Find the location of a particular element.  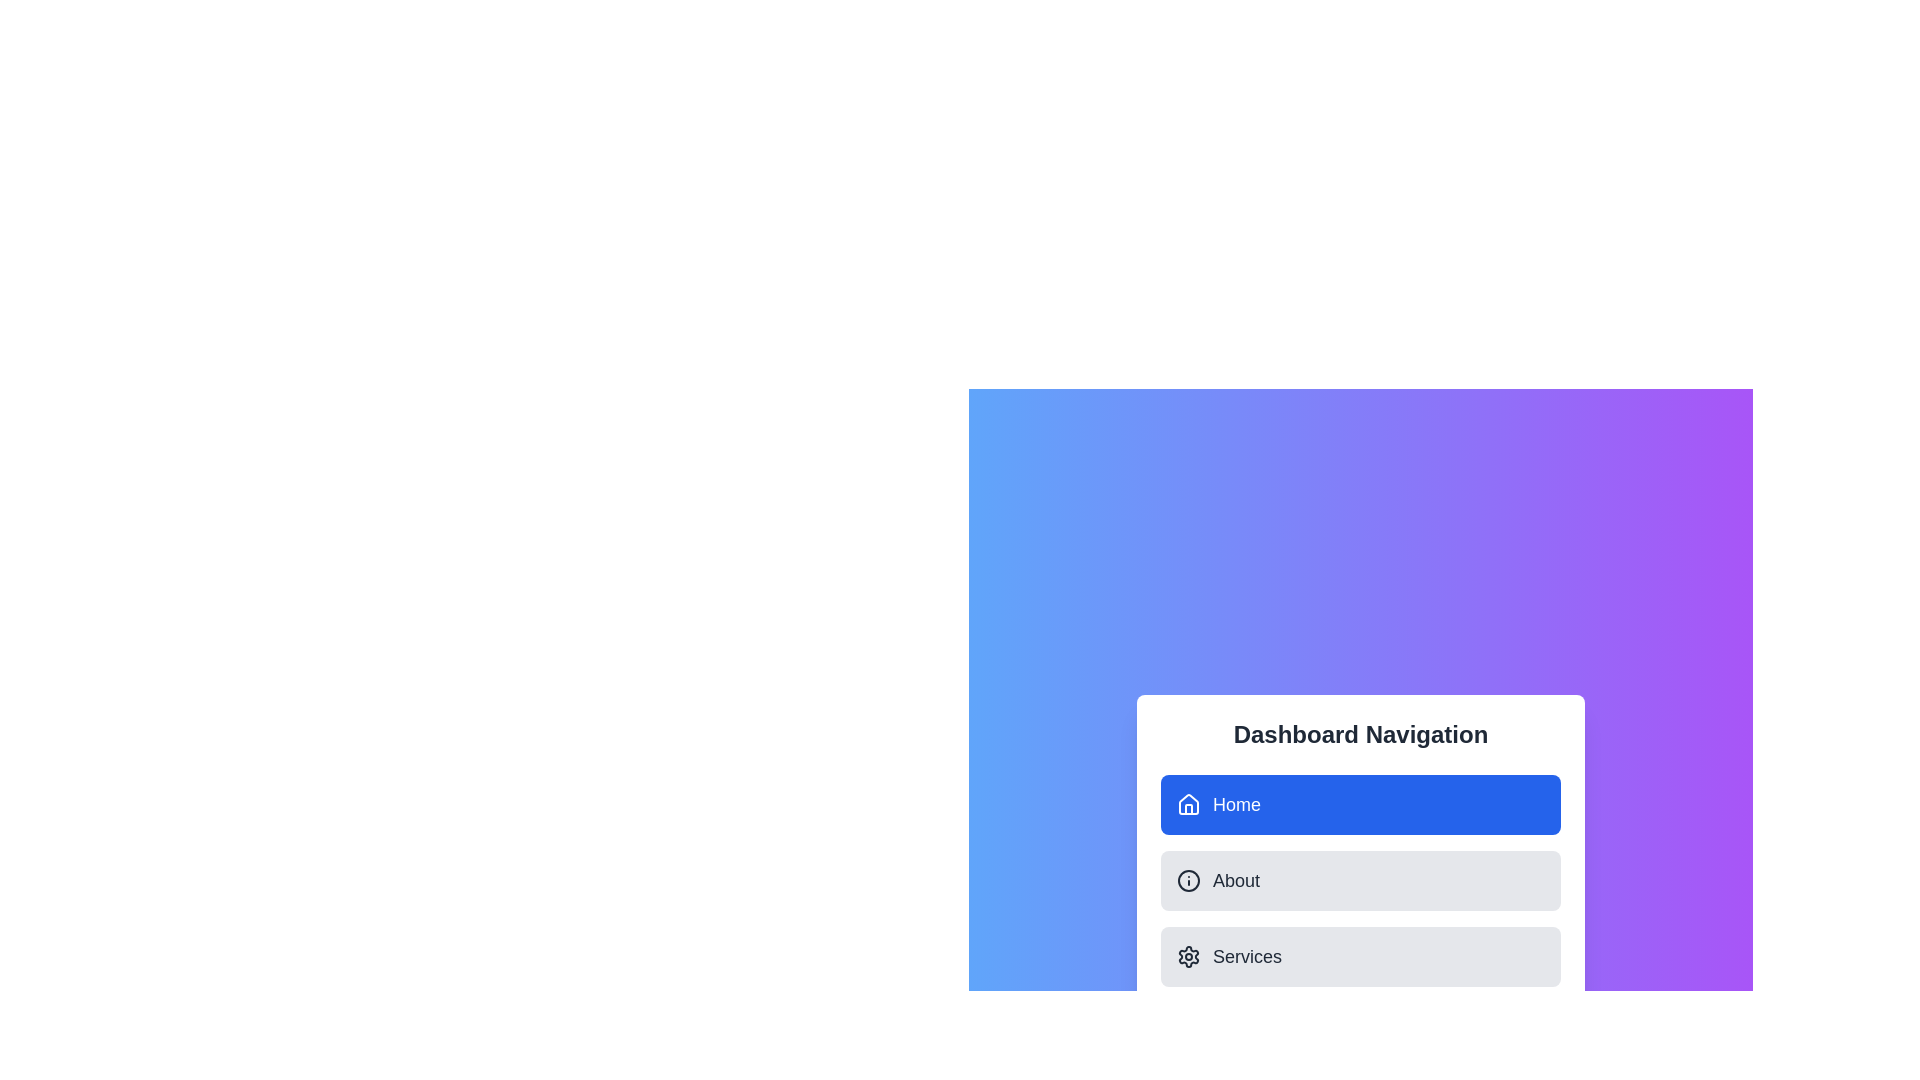

the decorative 'Home' navigation icon located inside the blue-highlighted menu option at the top-left corner is located at coordinates (1189, 802).